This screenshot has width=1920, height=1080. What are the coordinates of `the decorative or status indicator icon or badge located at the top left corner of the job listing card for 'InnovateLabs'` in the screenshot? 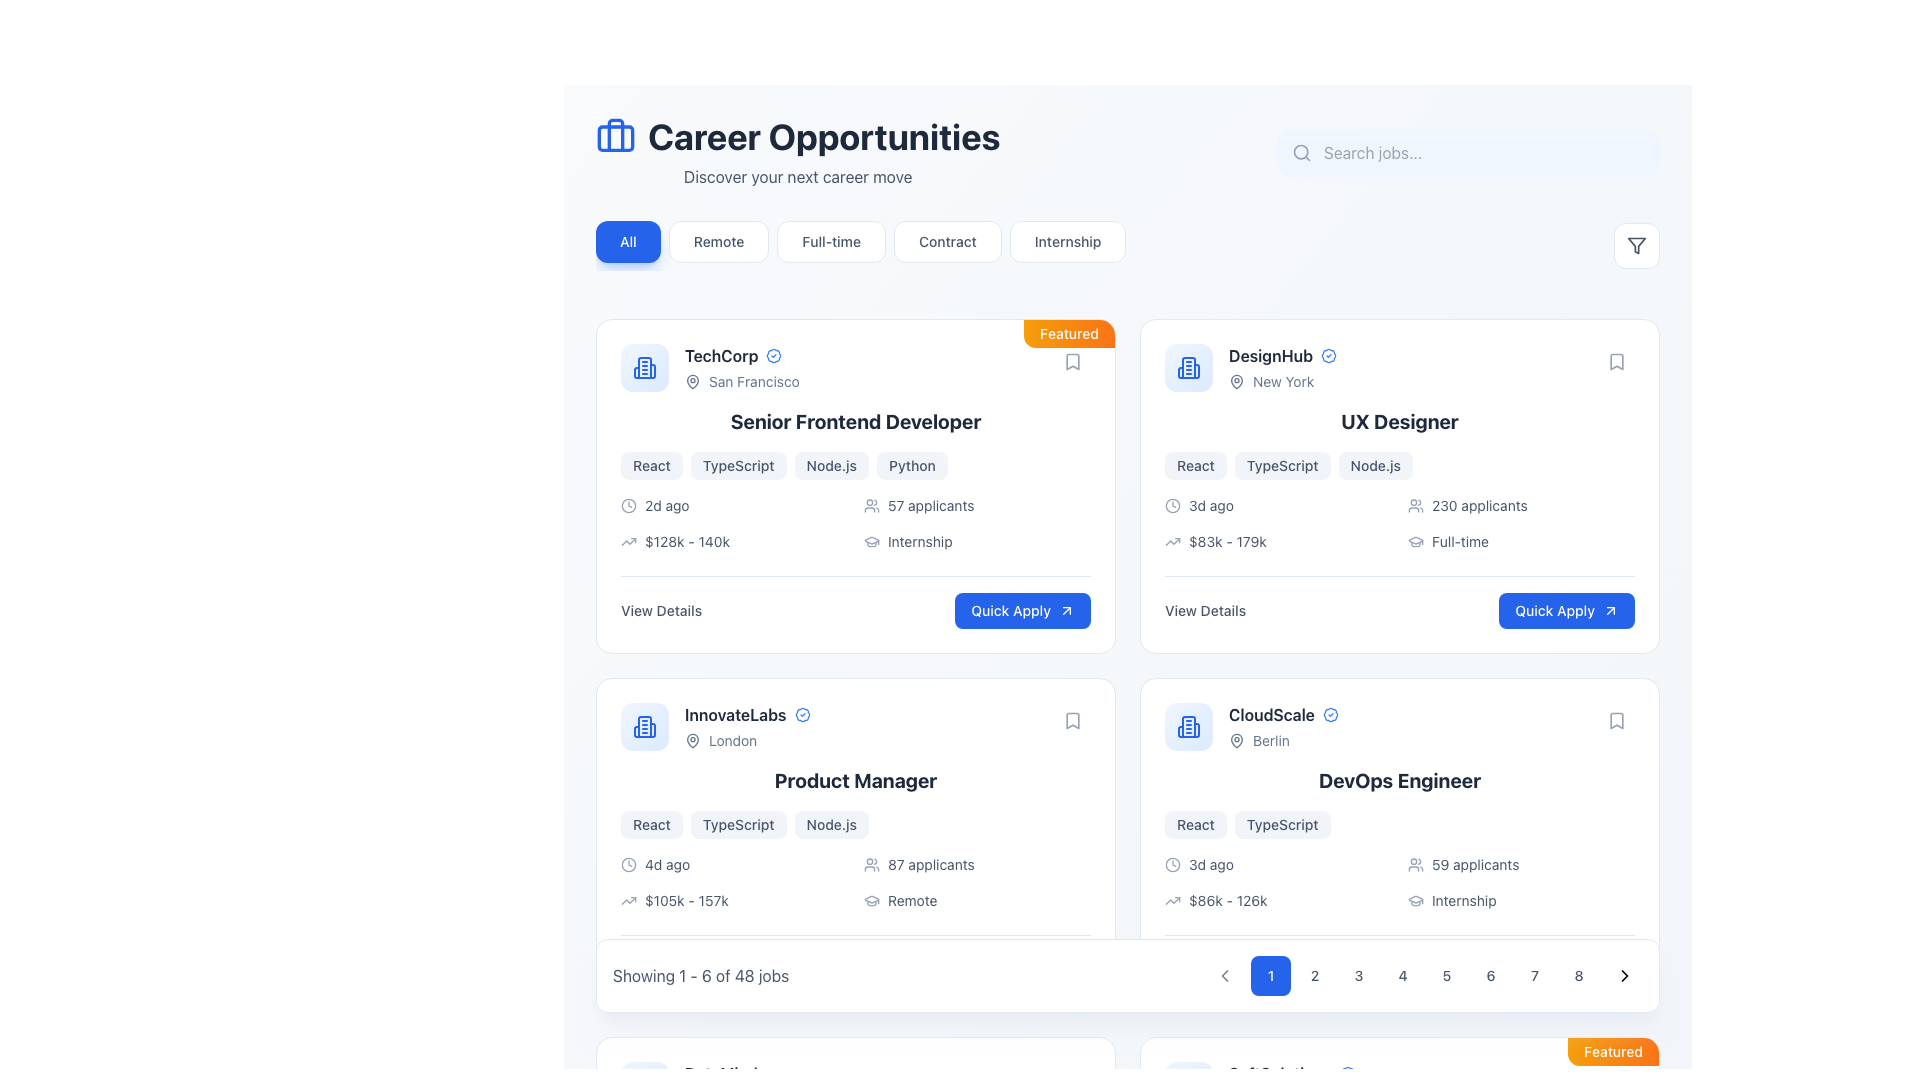 It's located at (802, 713).